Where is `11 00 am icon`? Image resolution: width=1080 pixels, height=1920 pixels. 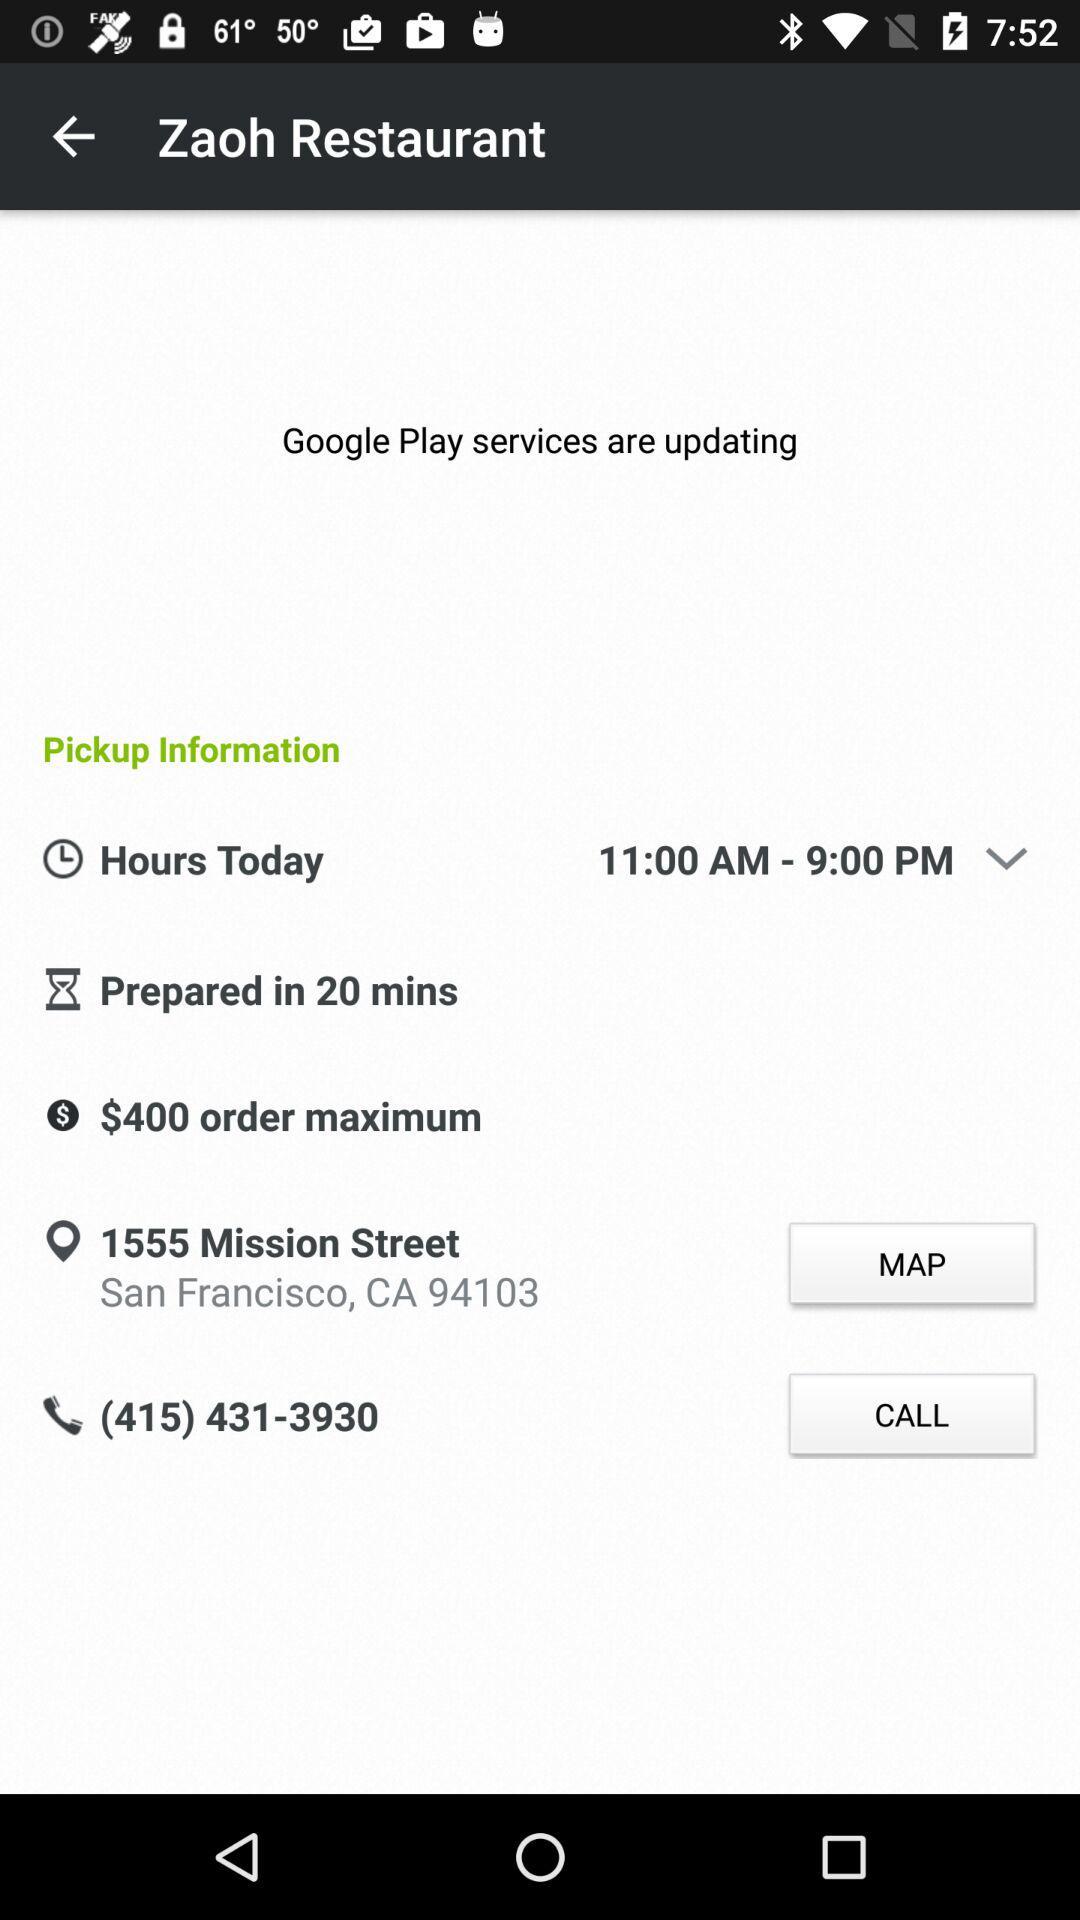
11 00 am icon is located at coordinates (774, 860).